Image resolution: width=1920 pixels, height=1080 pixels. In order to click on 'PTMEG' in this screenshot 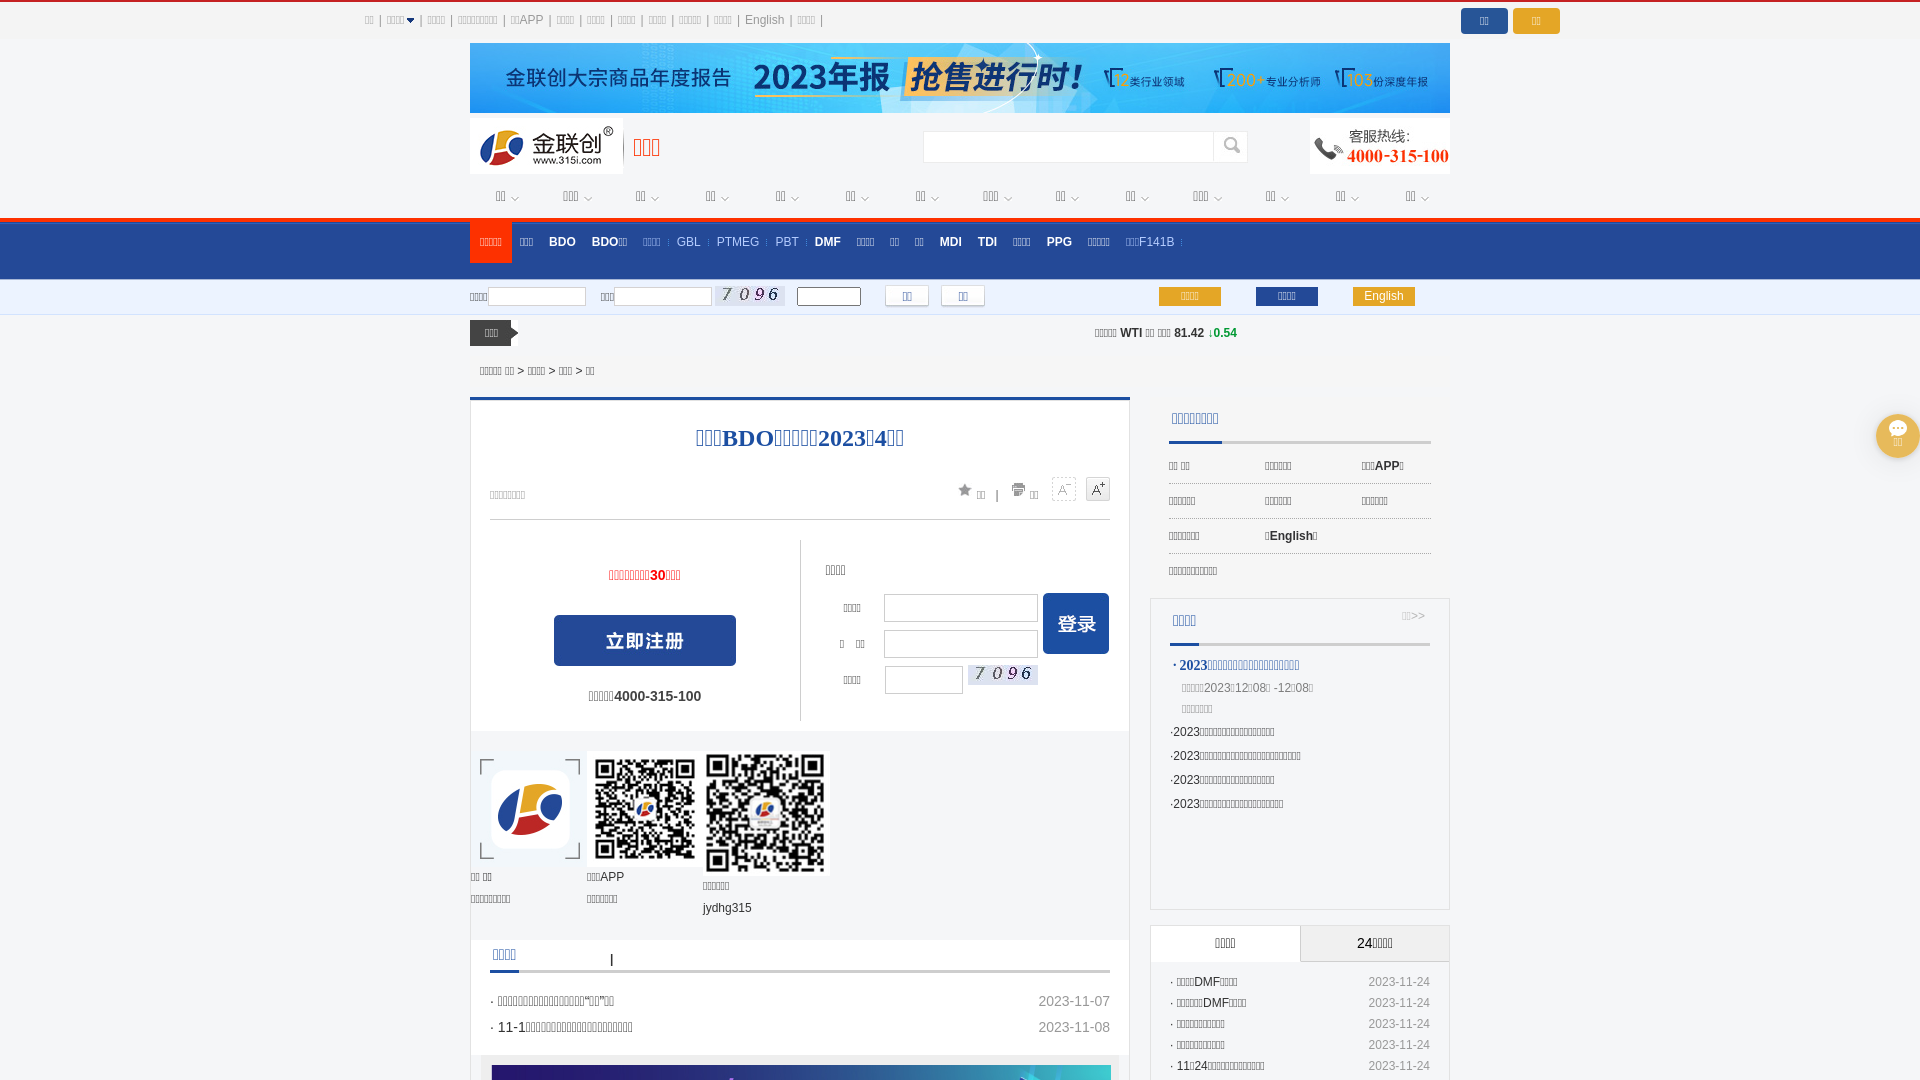, I will do `click(737, 241)`.